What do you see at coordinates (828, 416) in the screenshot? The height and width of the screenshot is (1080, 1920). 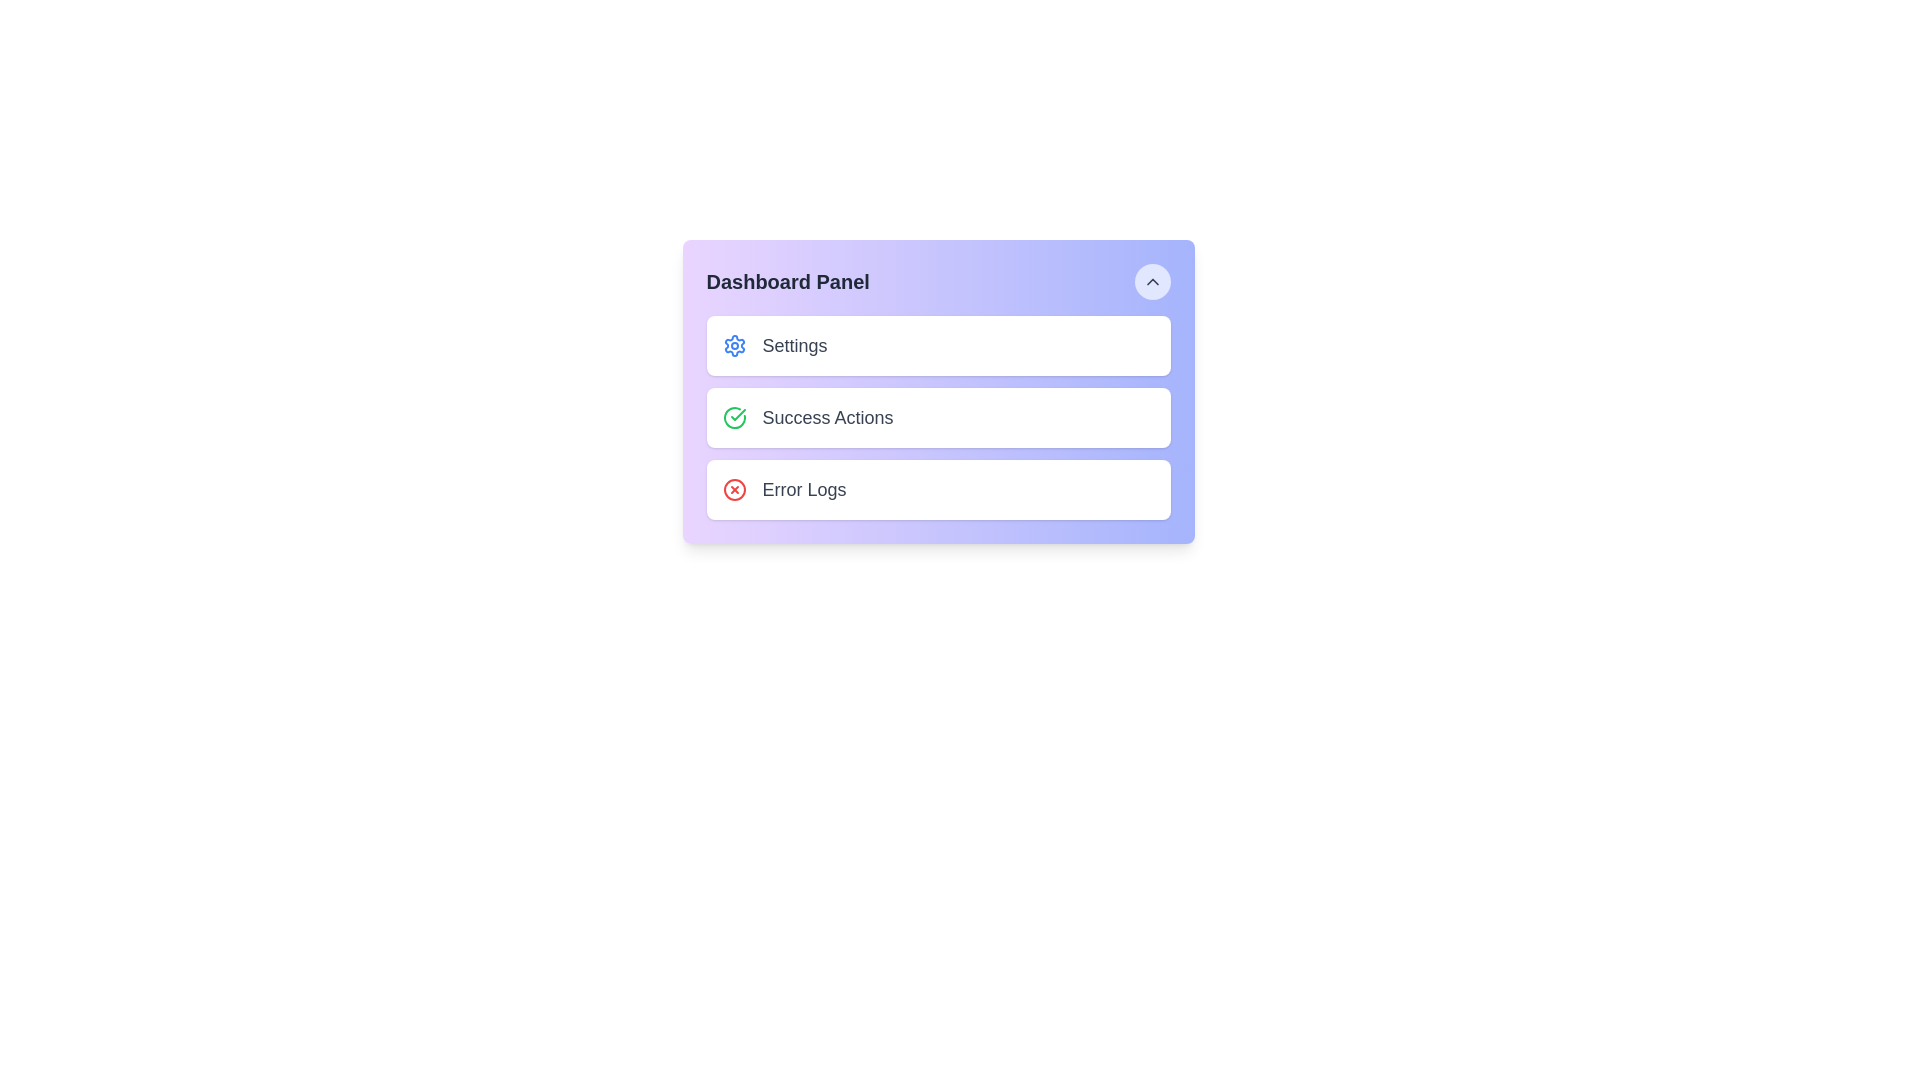 I see `the text label indicating successful operations or status, which is positioned to the right of the green checkmark icon within the 'Dashboard Panel'` at bounding box center [828, 416].